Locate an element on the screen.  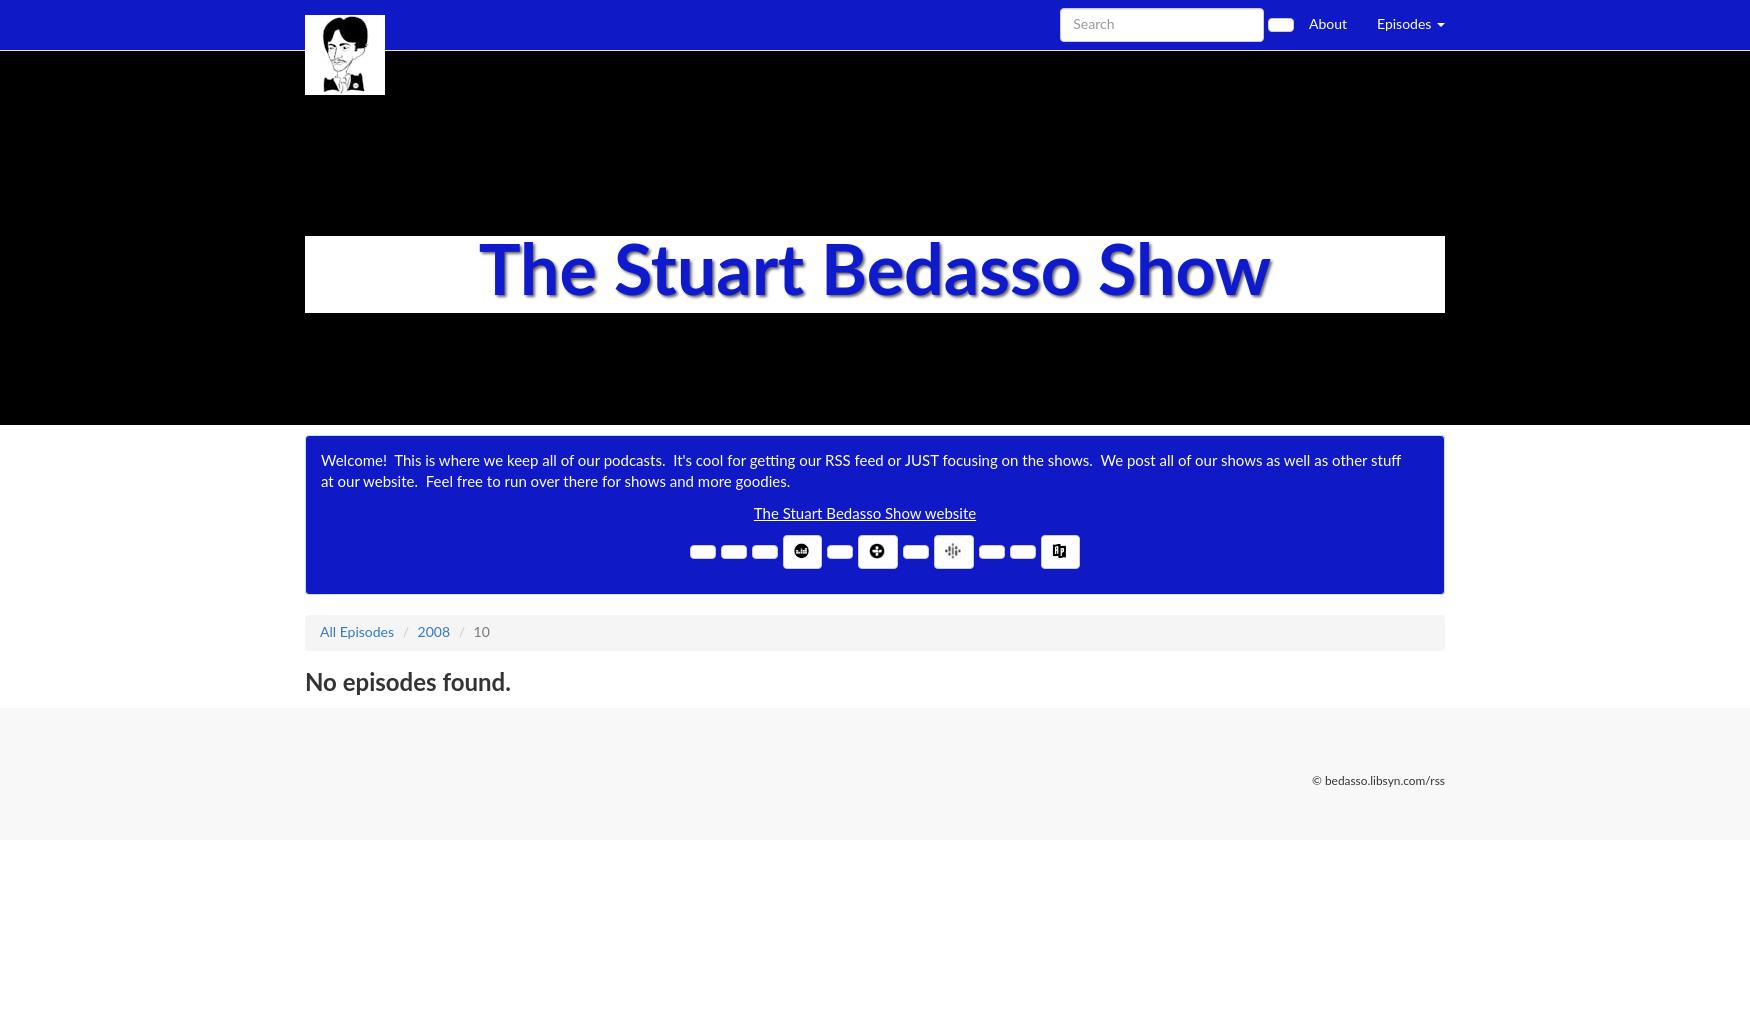
'The Stuart Bedasso Show website' is located at coordinates (864, 512).